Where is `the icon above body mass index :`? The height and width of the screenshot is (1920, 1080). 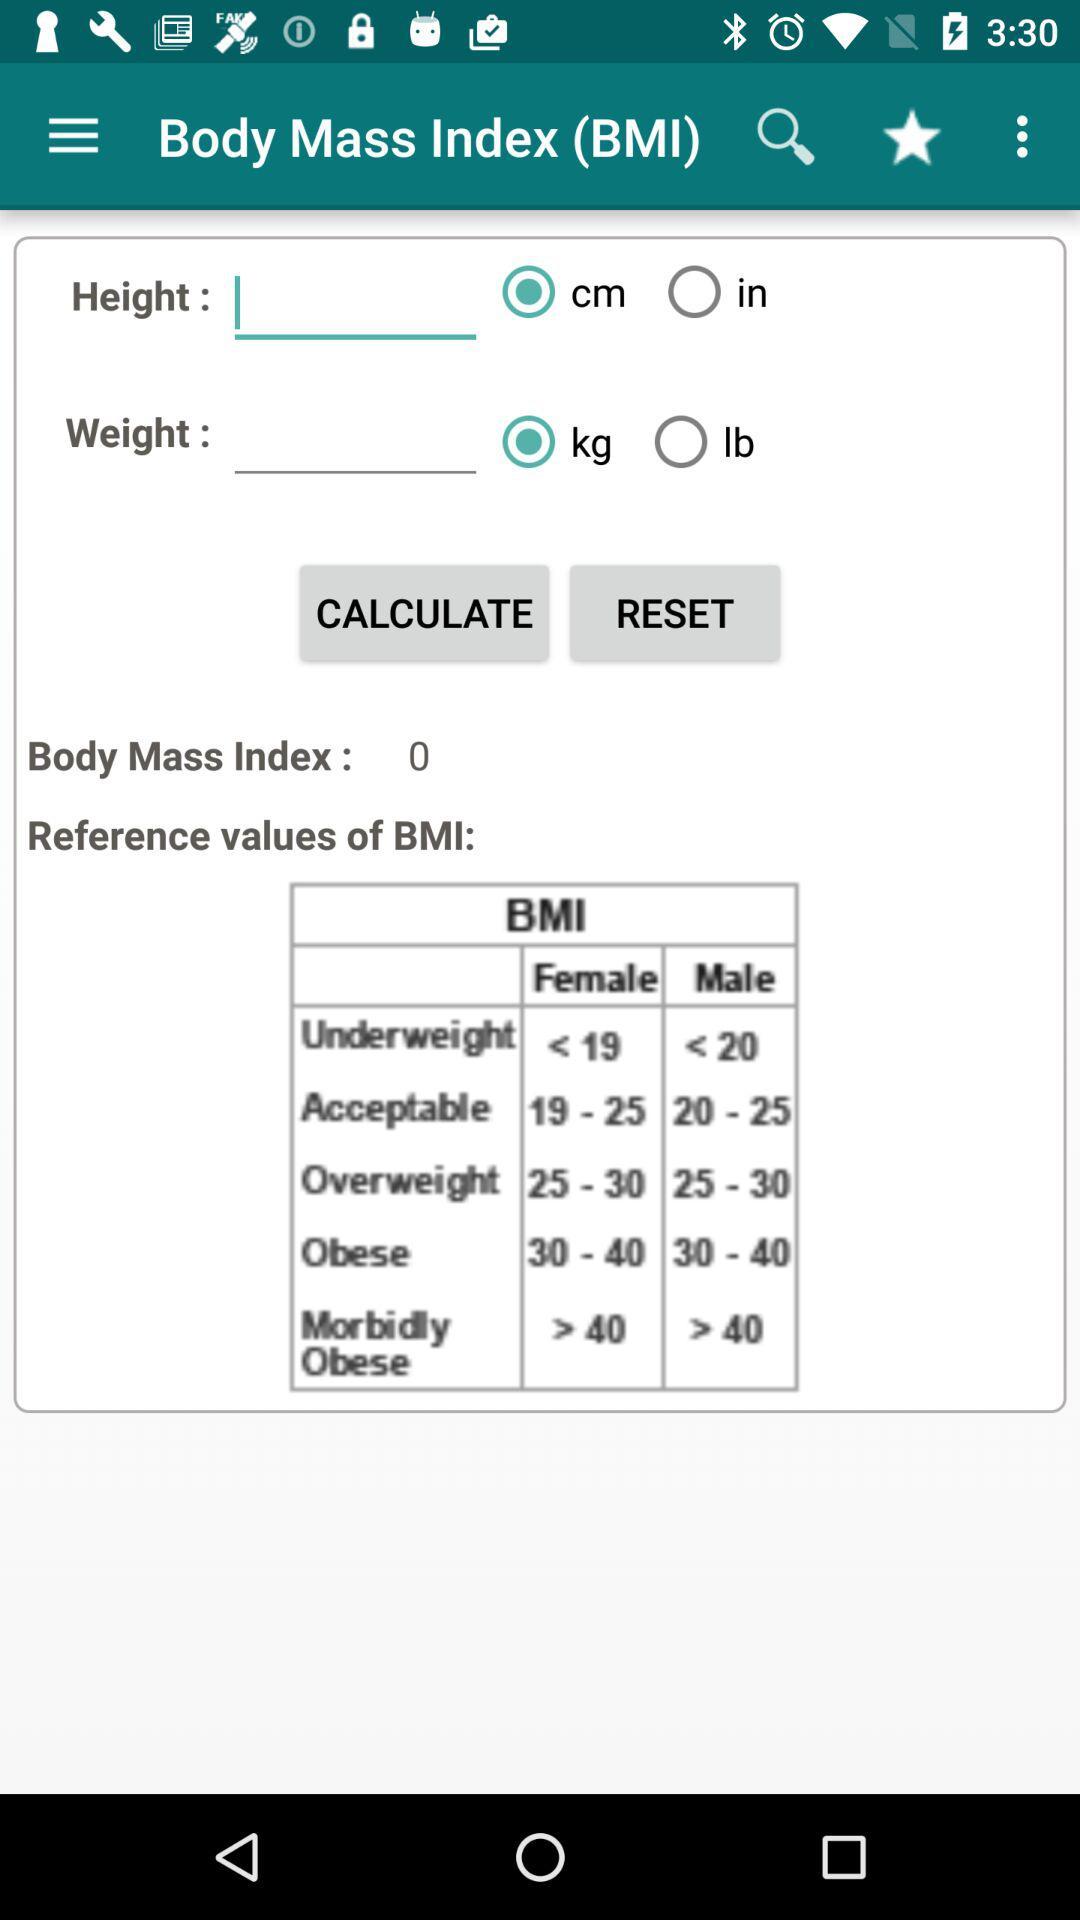 the icon above body mass index : is located at coordinates (423, 611).